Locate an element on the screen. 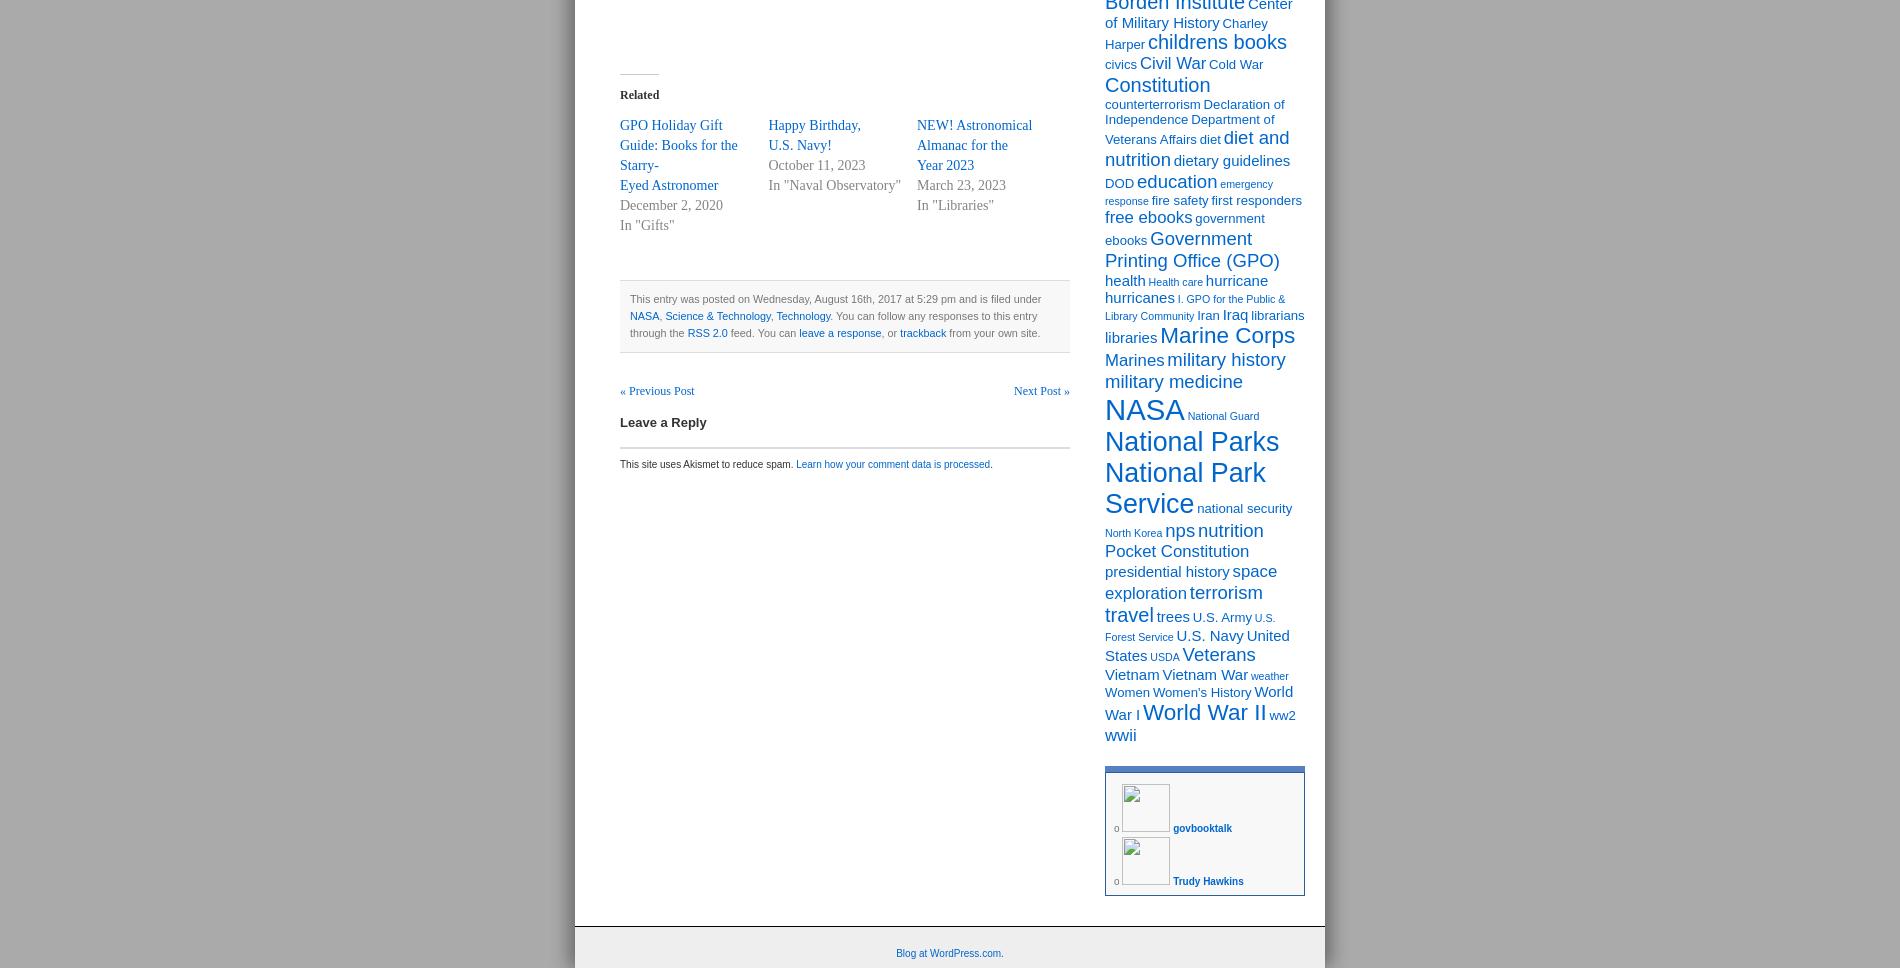 Image resolution: width=1900 pixels, height=968 pixels. 'dietary guidelines' is located at coordinates (1230, 159).